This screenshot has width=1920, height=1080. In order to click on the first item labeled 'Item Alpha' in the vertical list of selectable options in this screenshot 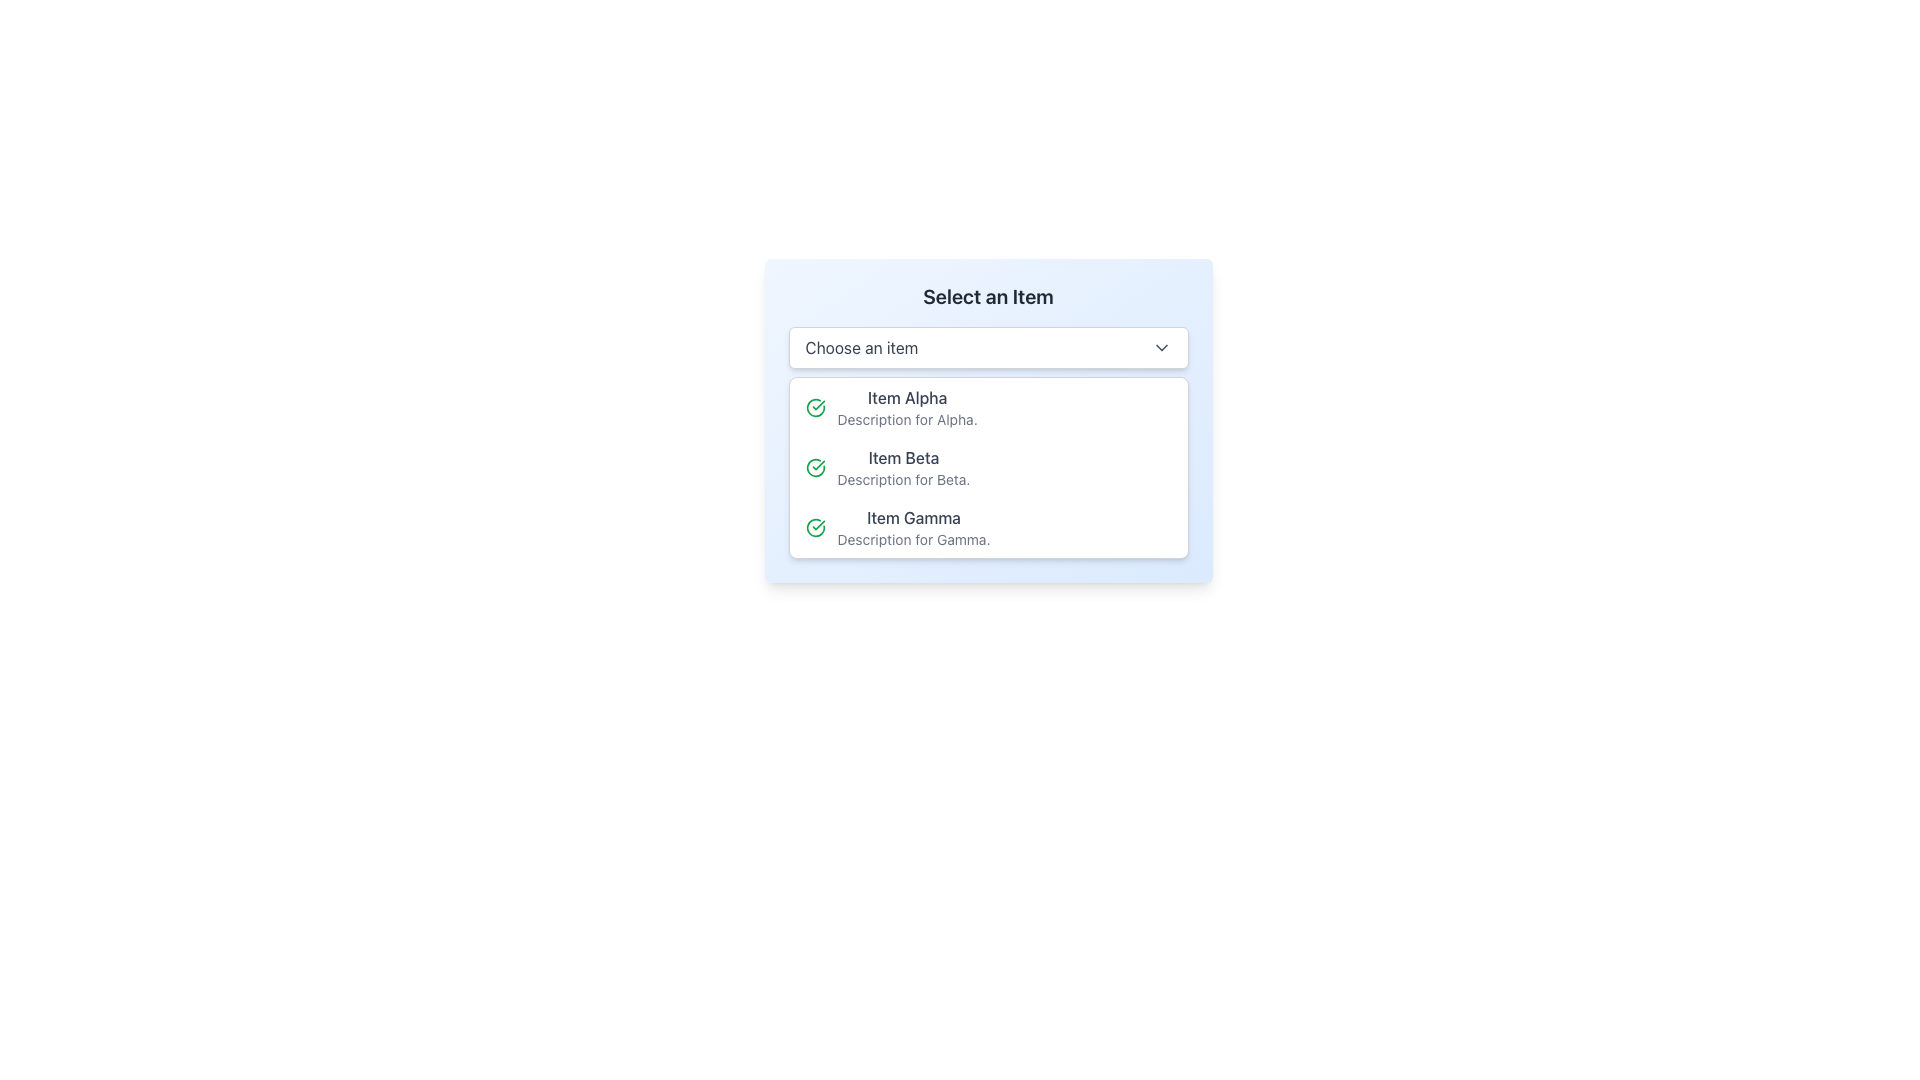, I will do `click(988, 407)`.